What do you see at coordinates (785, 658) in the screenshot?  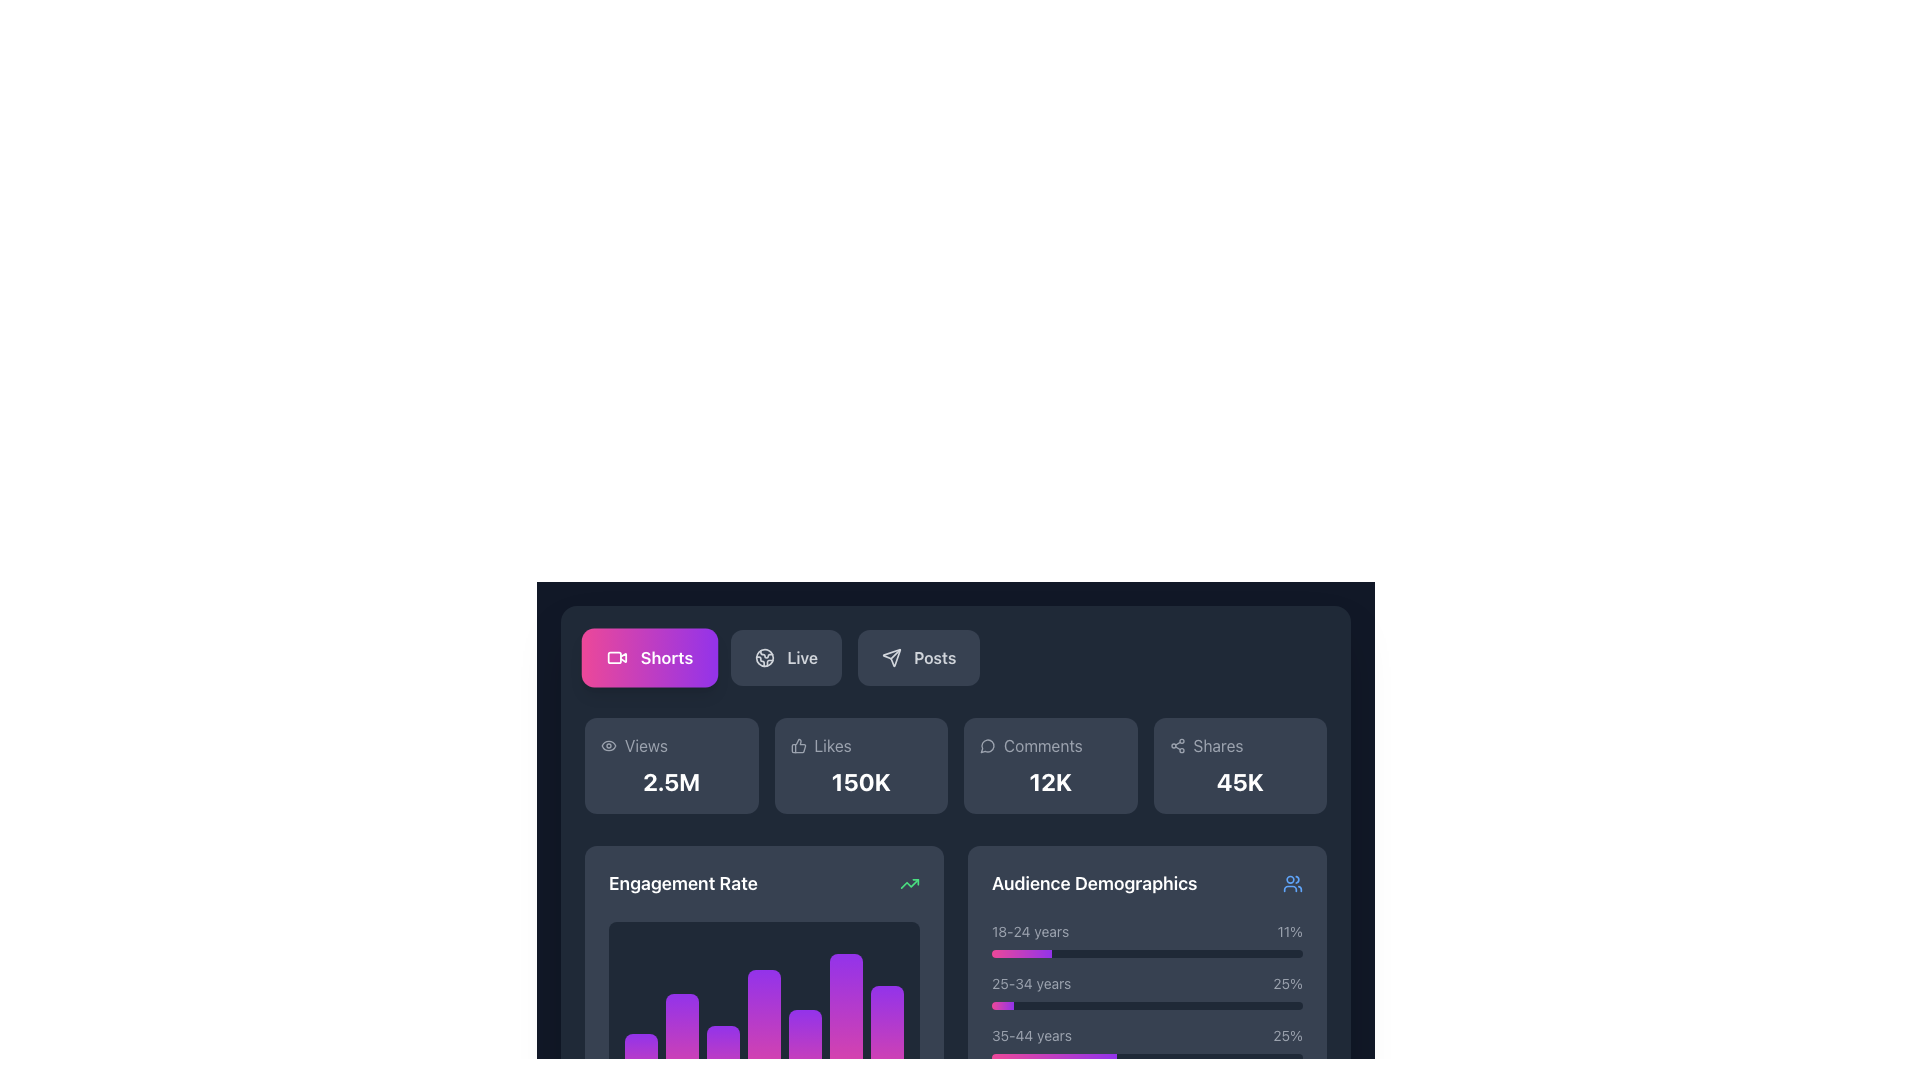 I see `the central button labeled 'Live'` at bounding box center [785, 658].